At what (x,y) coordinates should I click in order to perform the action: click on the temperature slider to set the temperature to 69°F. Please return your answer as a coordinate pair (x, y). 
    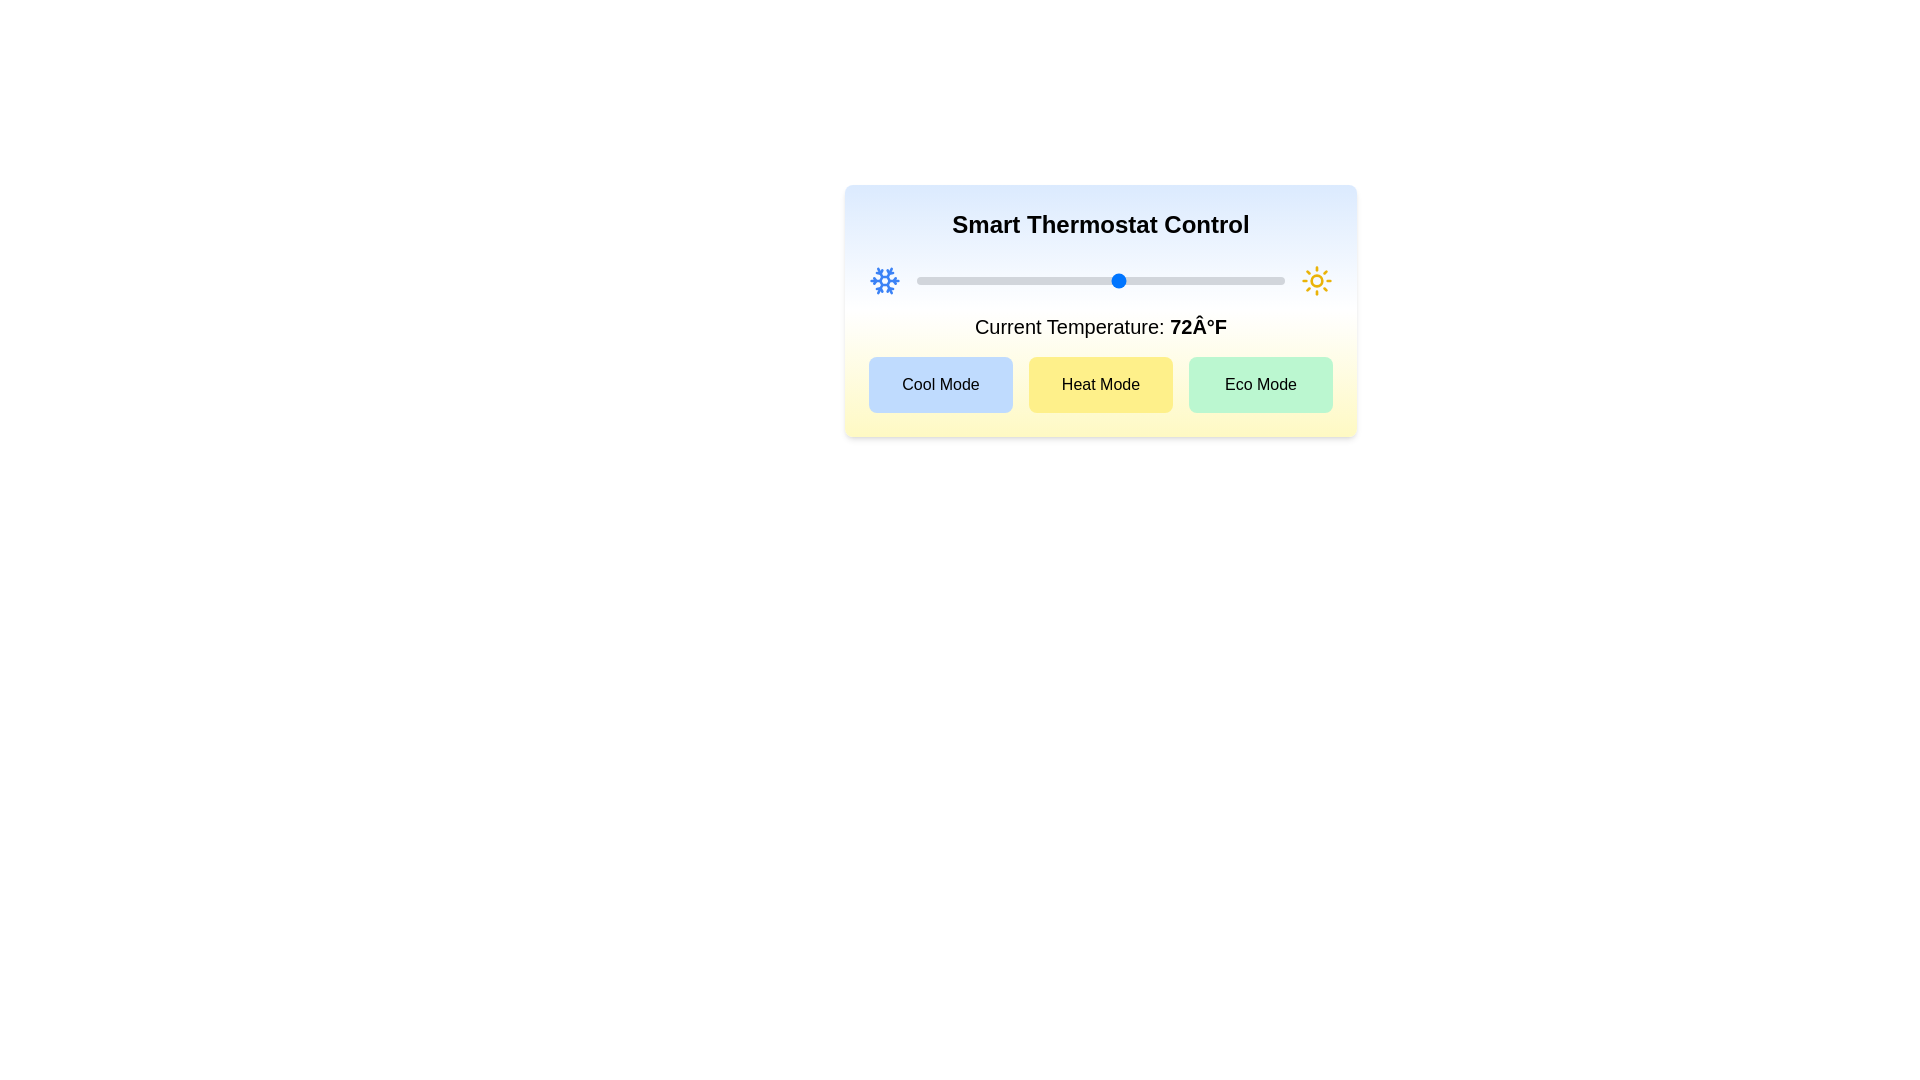
    Looking at the image, I should click on (1090, 281).